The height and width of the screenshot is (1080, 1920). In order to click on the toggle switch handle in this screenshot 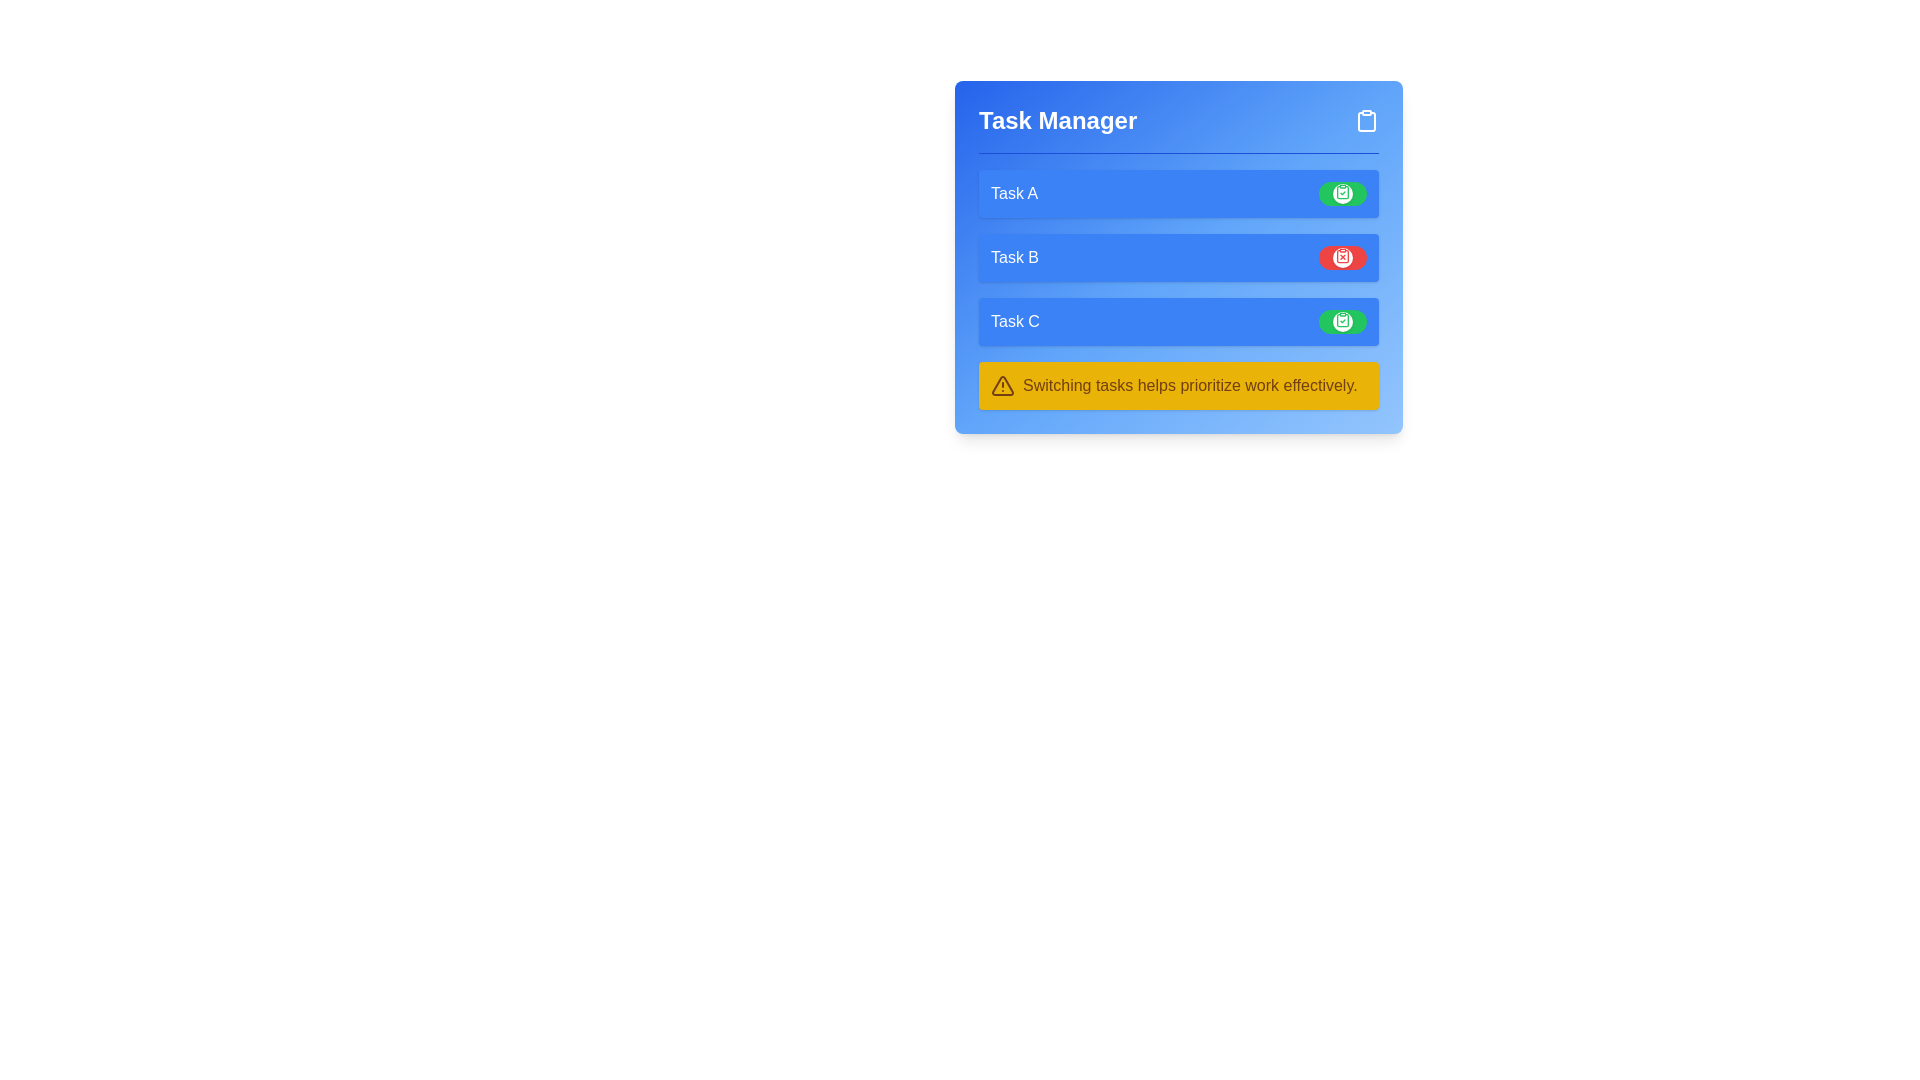, I will do `click(1343, 193)`.